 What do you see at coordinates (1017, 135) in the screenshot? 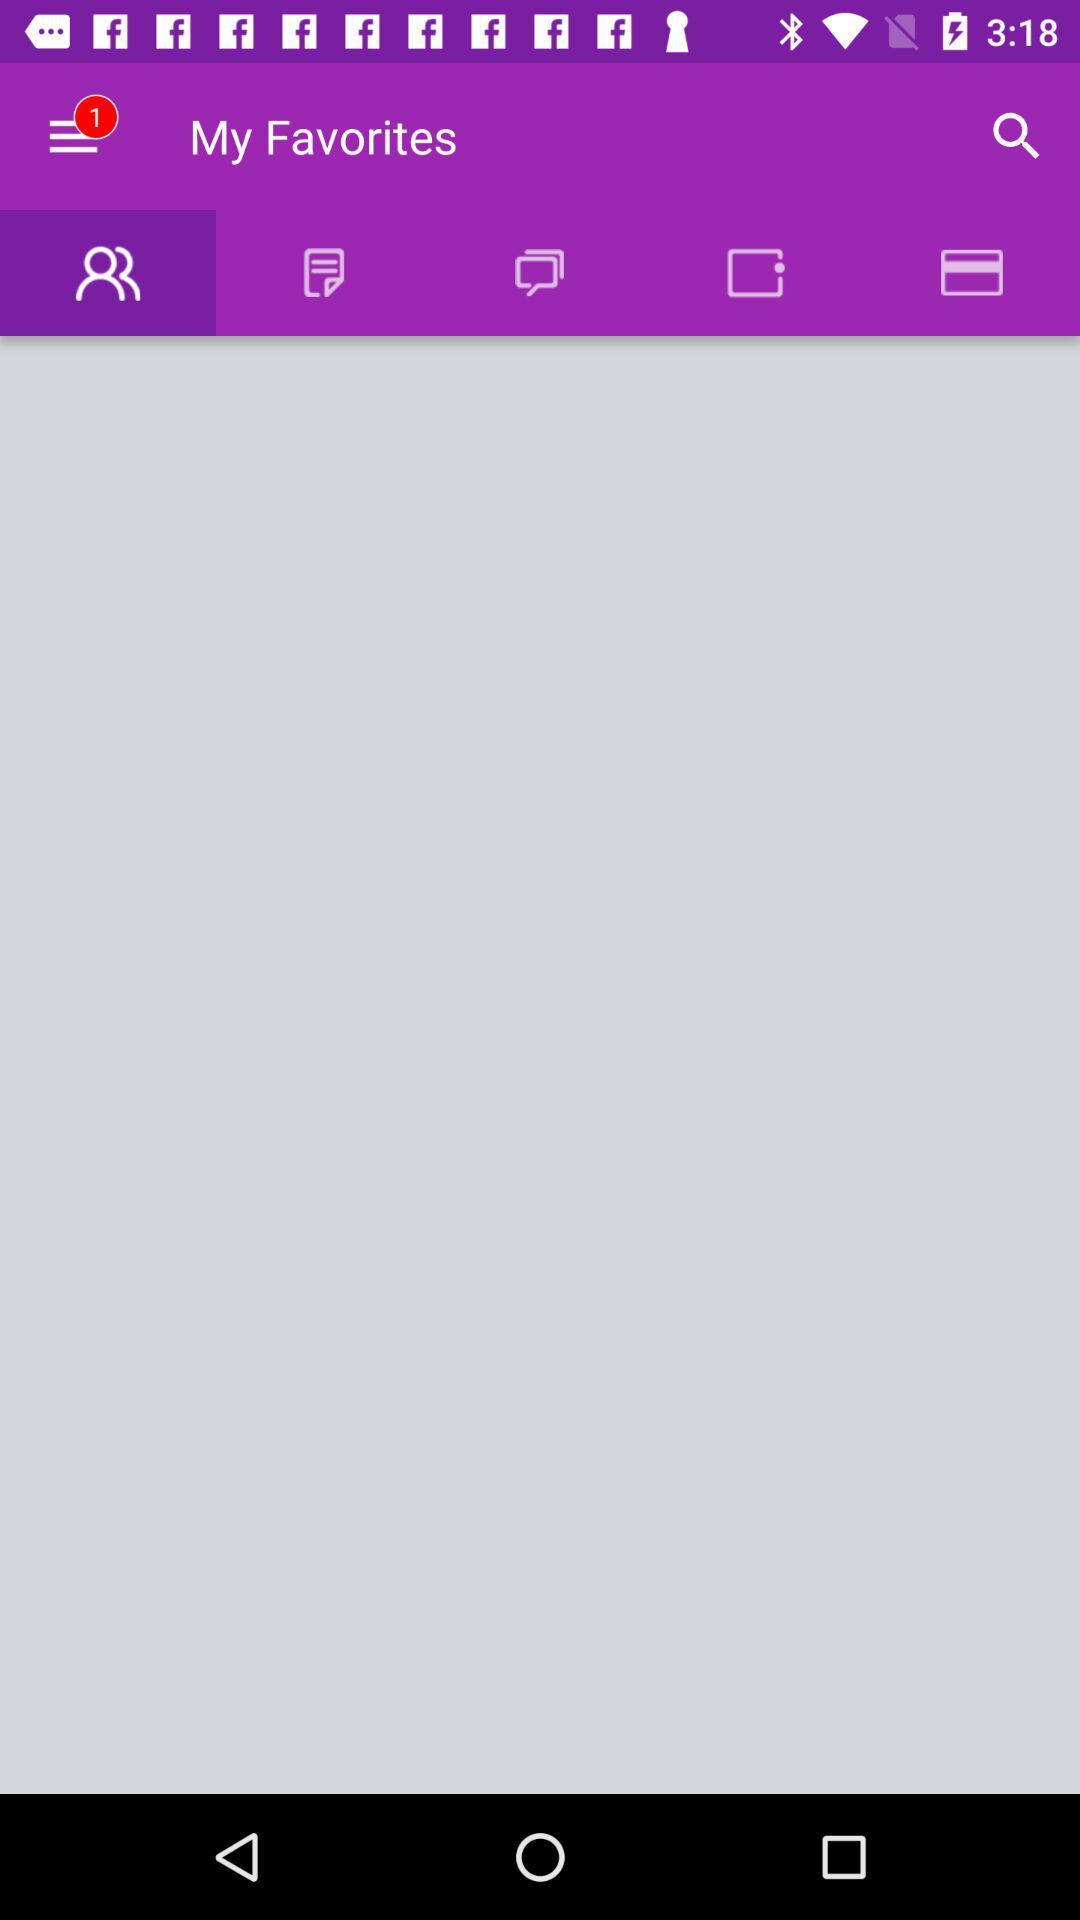
I see `the item to the right of the my favorites item` at bounding box center [1017, 135].